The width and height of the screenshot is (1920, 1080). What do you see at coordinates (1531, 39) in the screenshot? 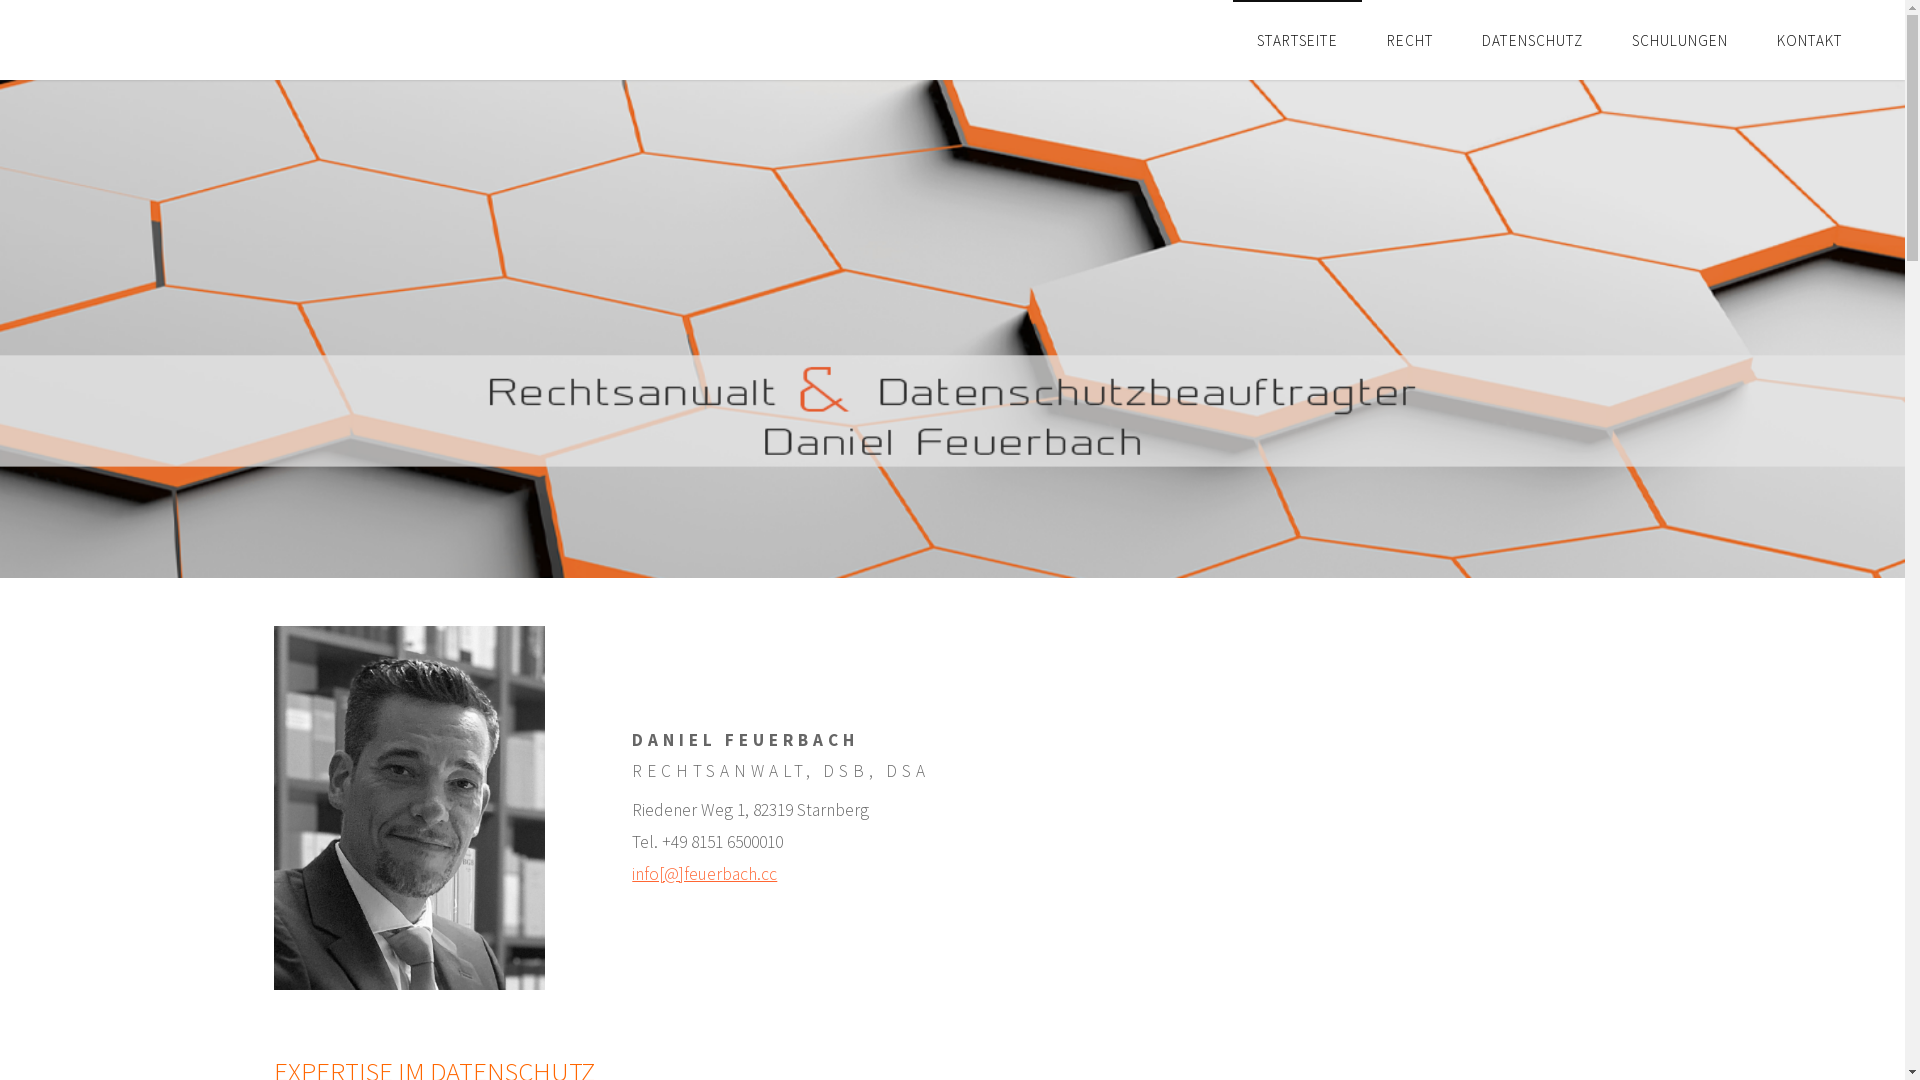
I see `'DATENSCHUTZ'` at bounding box center [1531, 39].